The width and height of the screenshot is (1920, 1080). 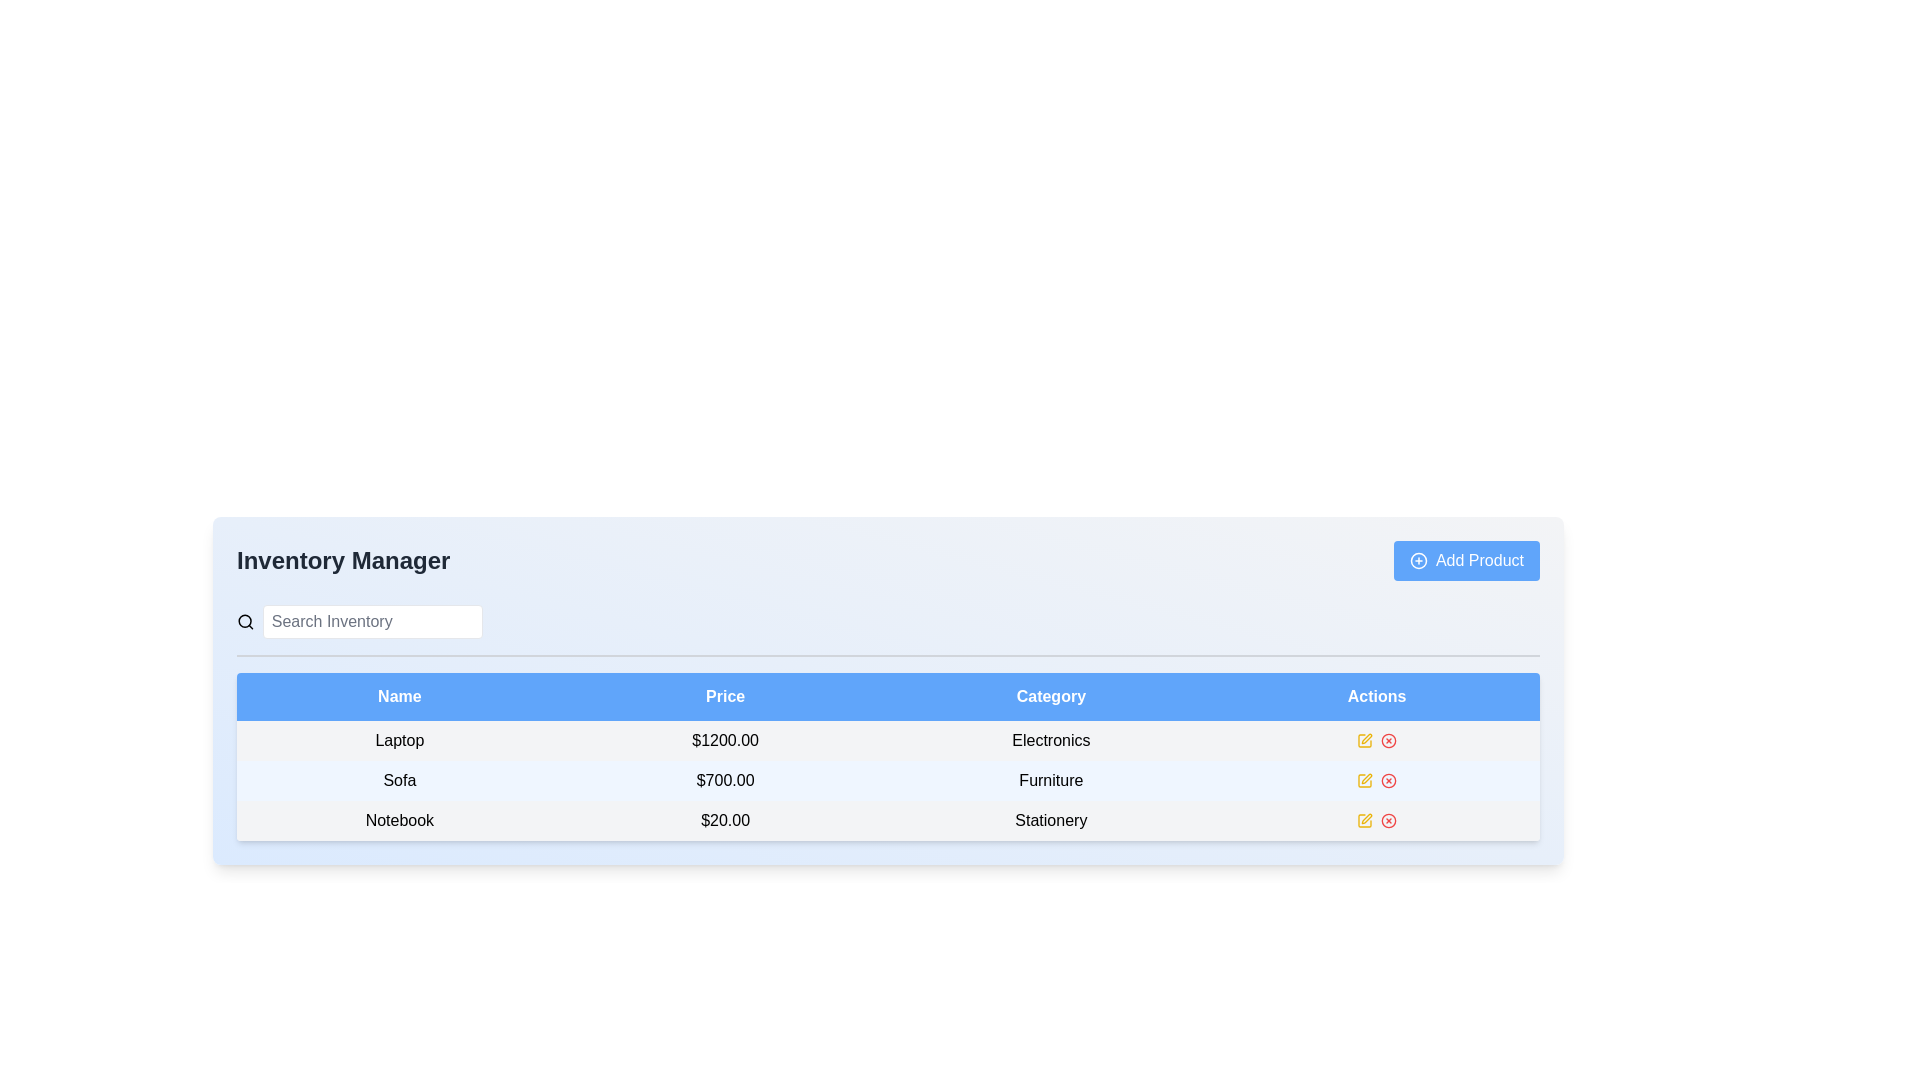 What do you see at coordinates (1376, 696) in the screenshot?
I see `the 'Actions' column header in the data table, which is the fourth column header located near the right edge of the table` at bounding box center [1376, 696].